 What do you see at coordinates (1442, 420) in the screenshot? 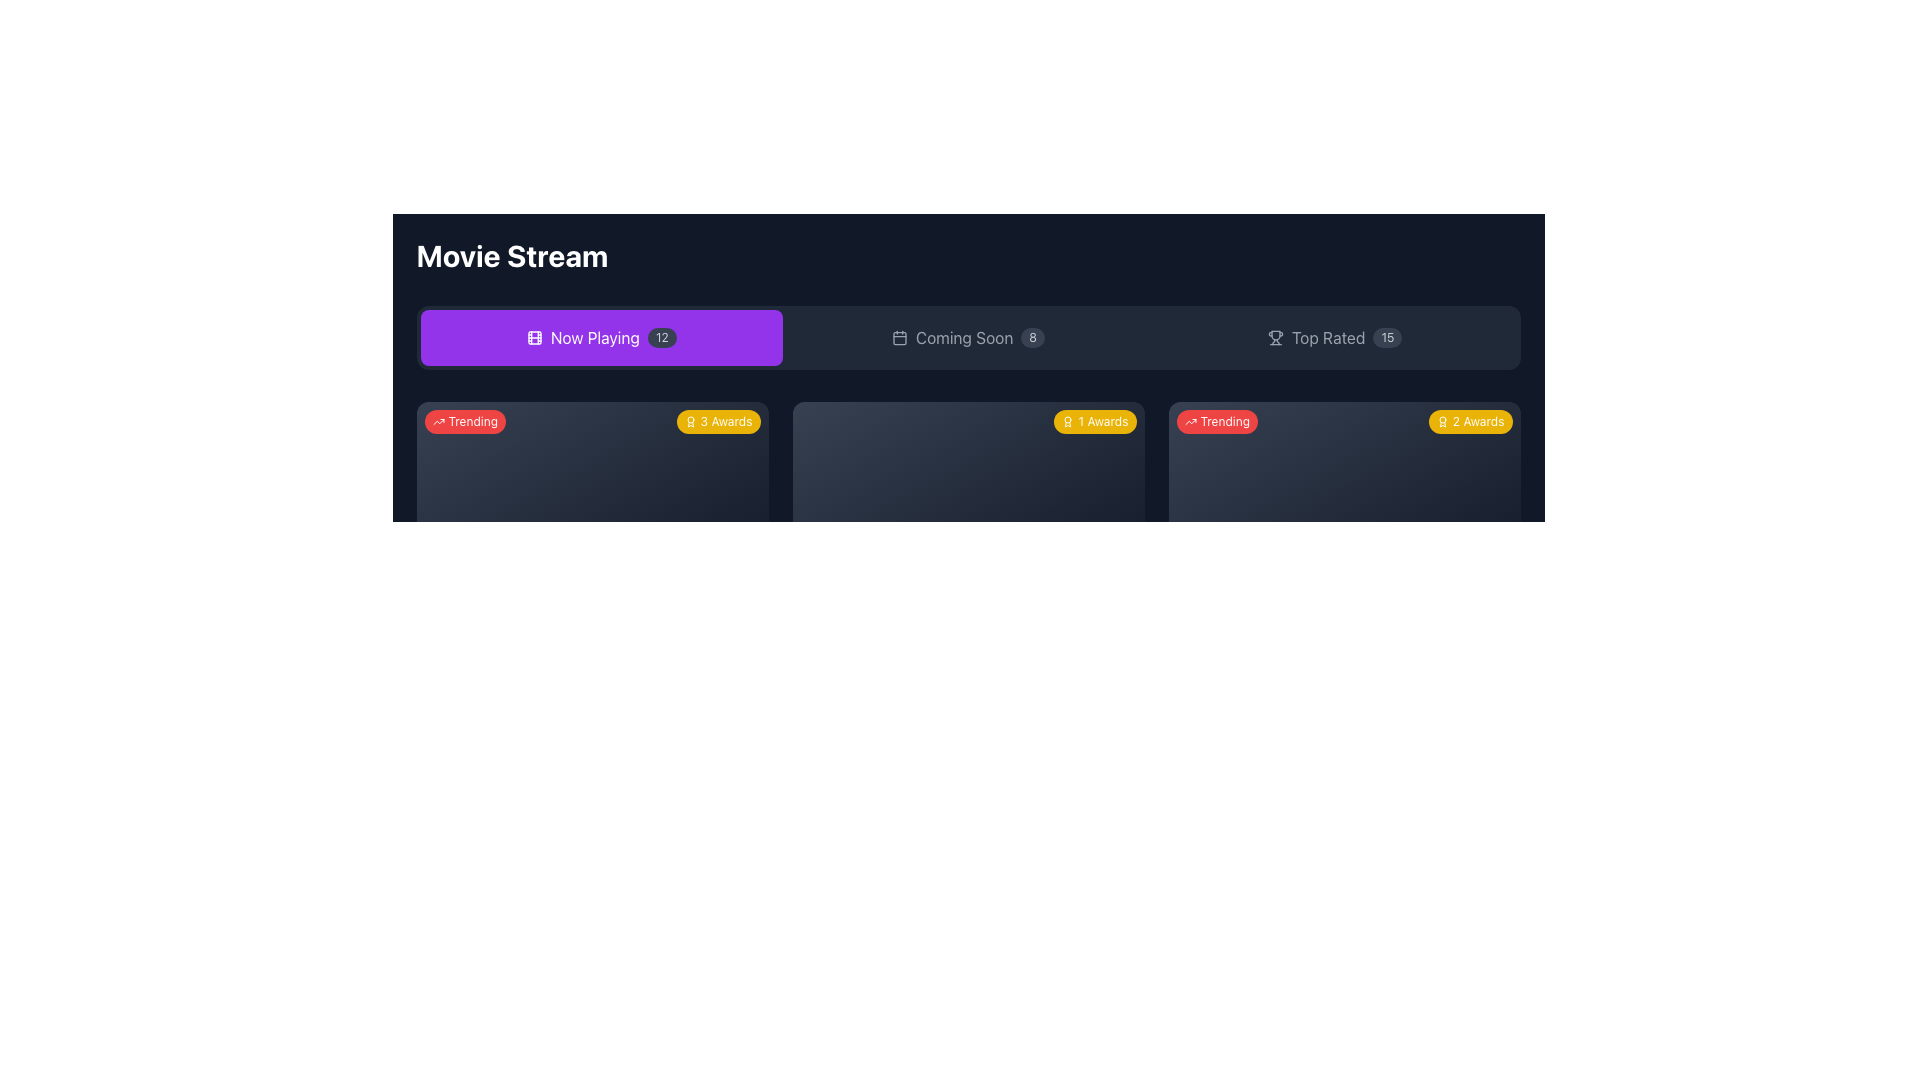
I see `the award icon, which is represented as an SVG with a circular medallion and ribbon-like extensions, located within a yellow badge stating '2 Awards' in the upper-right corner of the card-like section` at bounding box center [1442, 420].